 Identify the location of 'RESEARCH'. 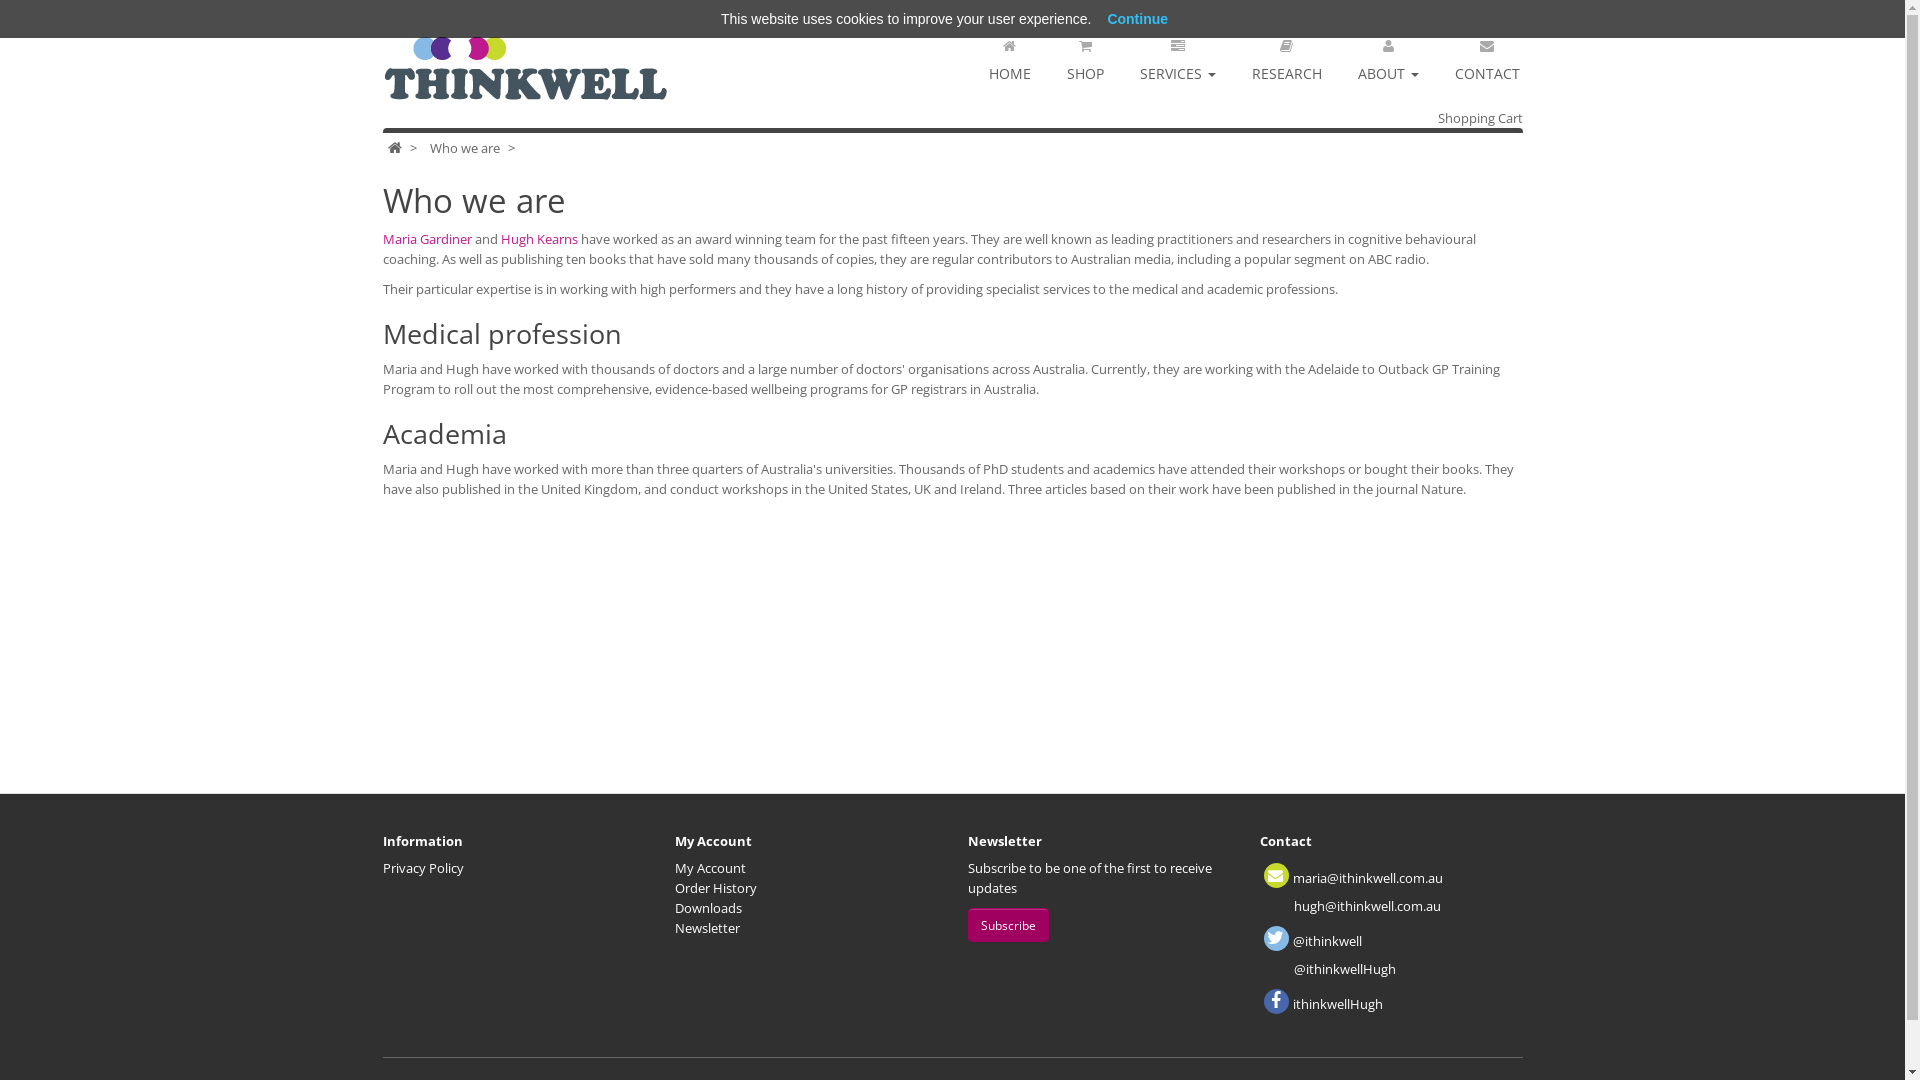
(1286, 53).